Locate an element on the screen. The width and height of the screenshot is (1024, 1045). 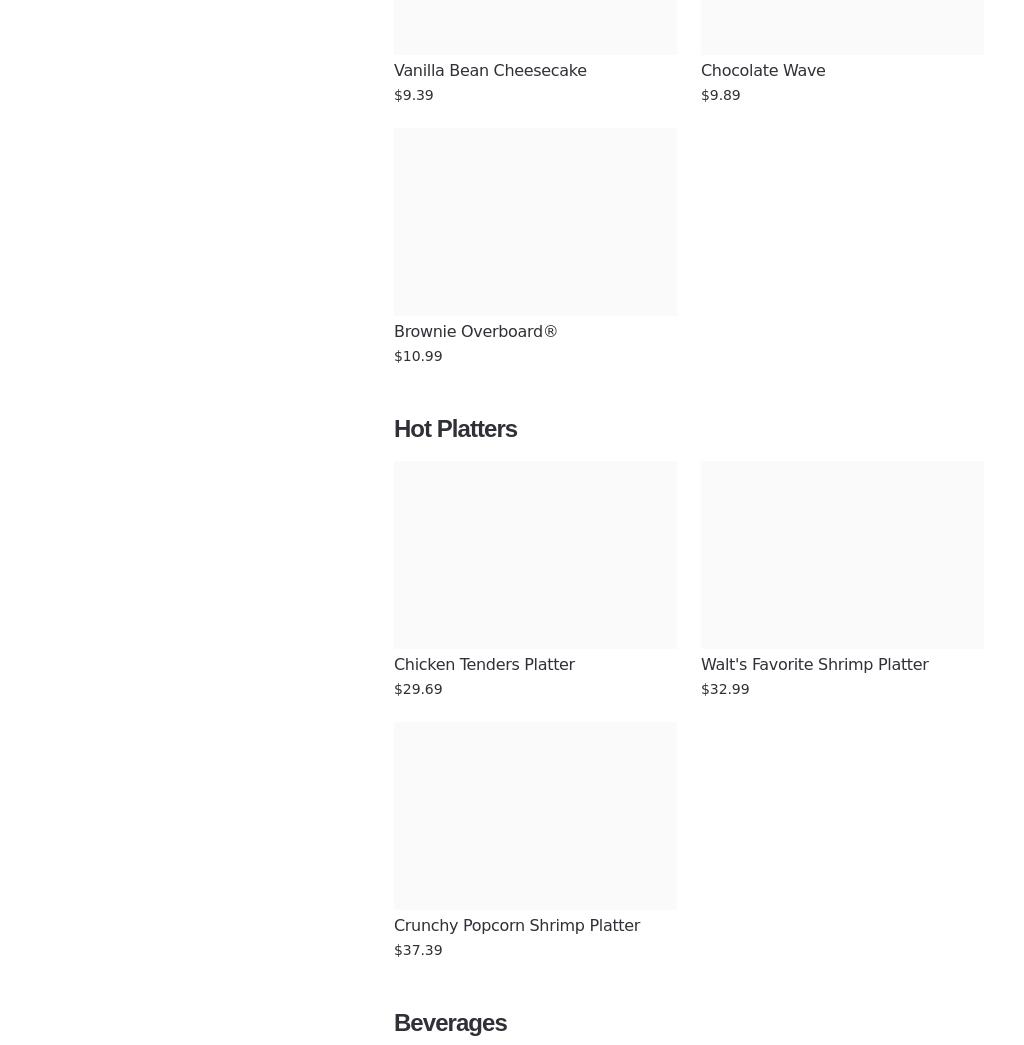
'$29.69' is located at coordinates (416, 688).